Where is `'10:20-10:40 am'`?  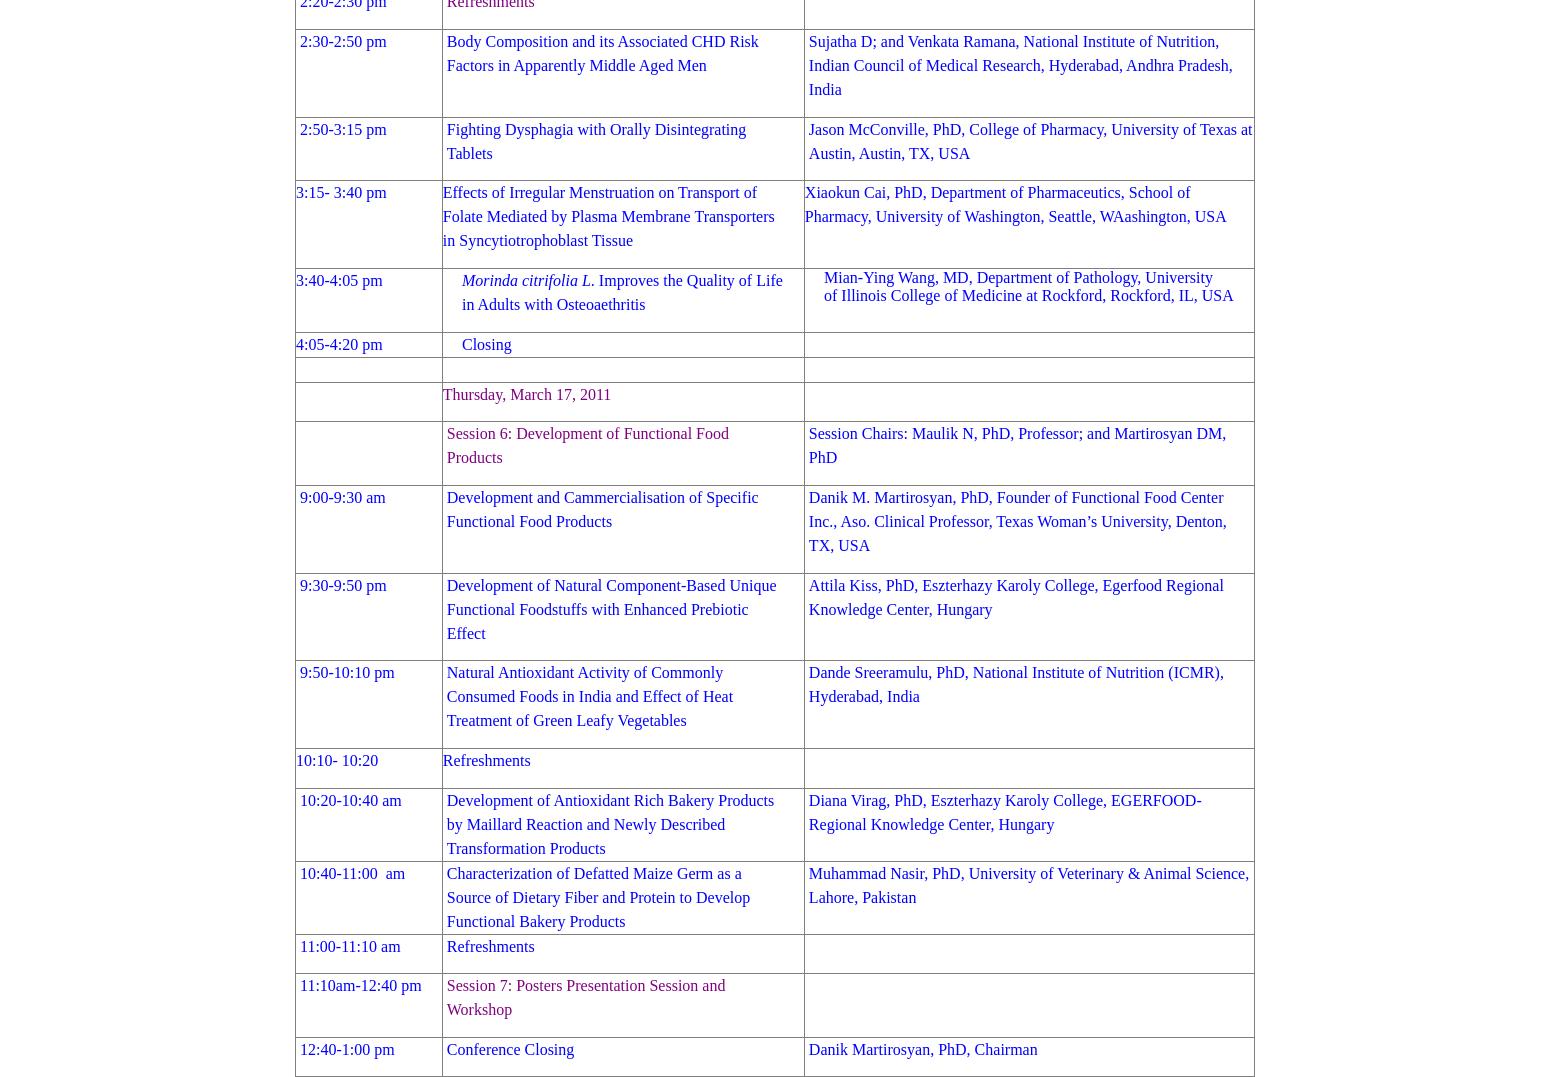 '10:20-10:40 am' is located at coordinates (349, 799).